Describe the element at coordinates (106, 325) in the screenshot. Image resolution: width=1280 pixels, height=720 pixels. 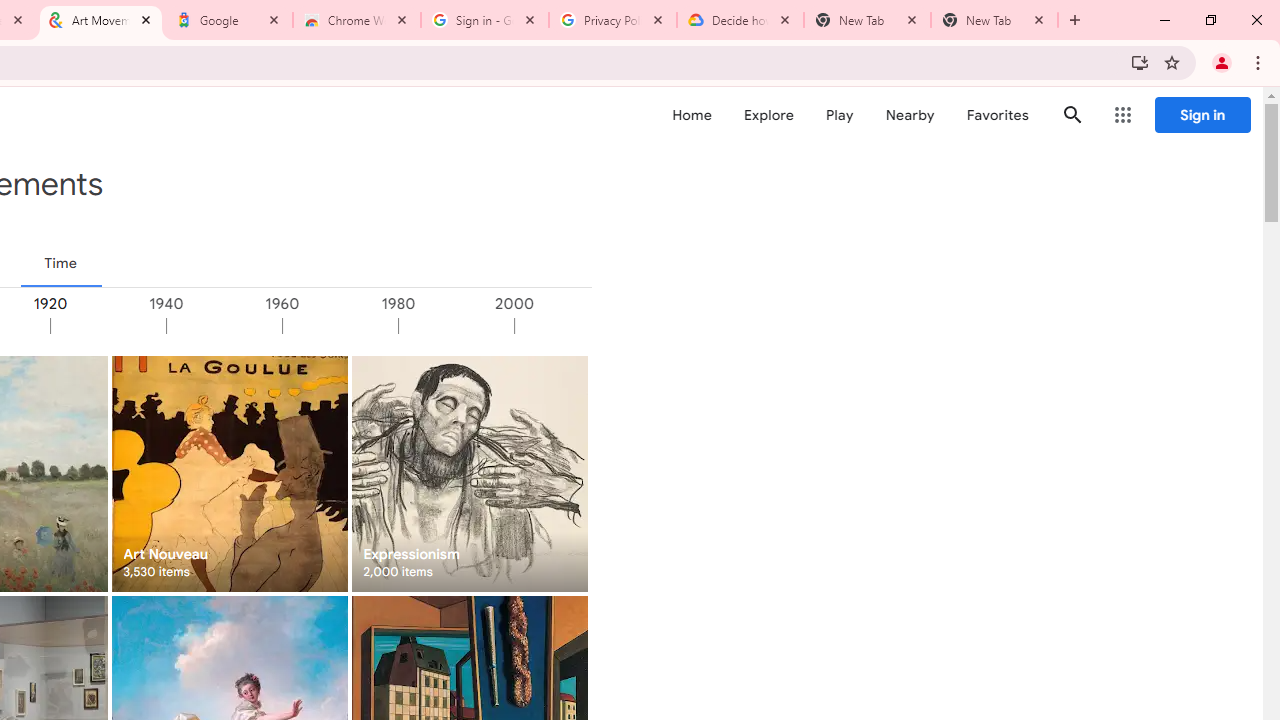
I see `'1920'` at that location.